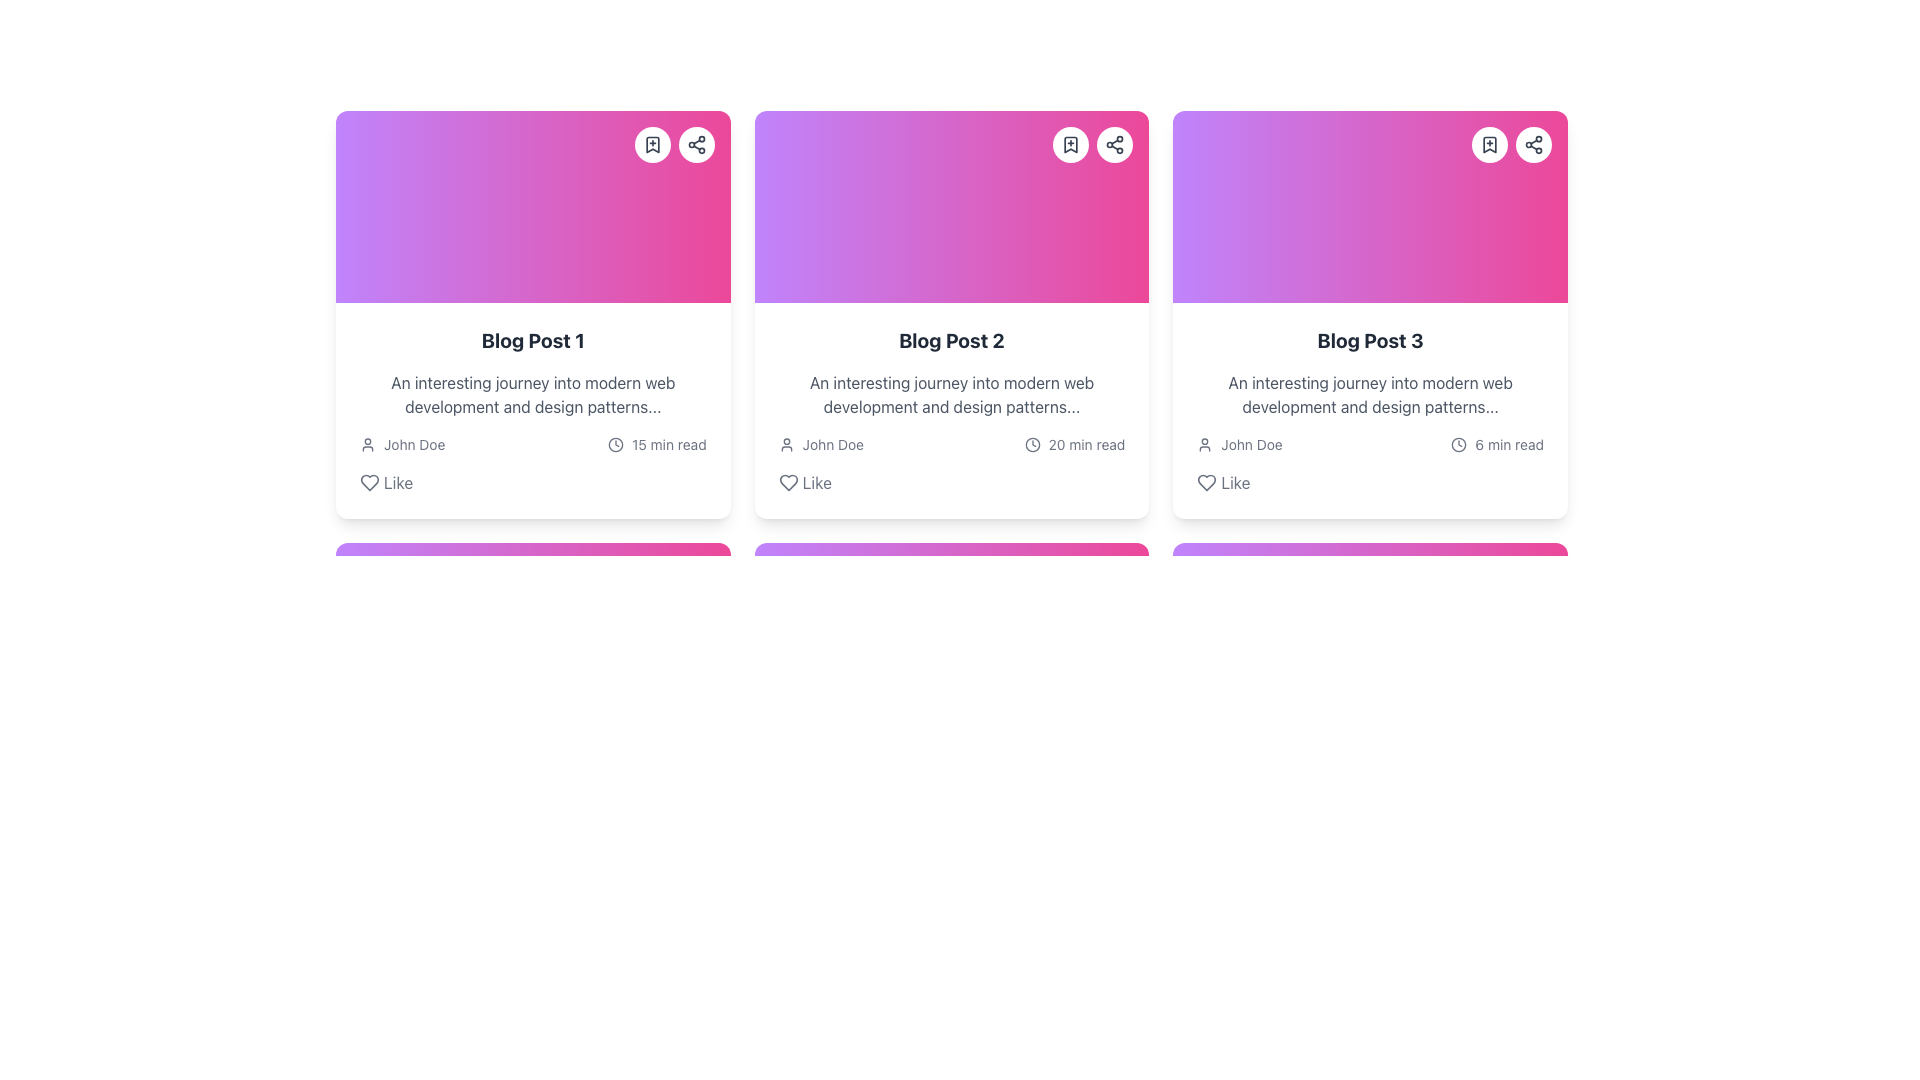 The width and height of the screenshot is (1920, 1080). What do you see at coordinates (614, 443) in the screenshot?
I see `the circular clock icon with a thin stroke located to the left of the text '15 min read' in the bottom right of the card labeled 'Blog Post 1.'` at bounding box center [614, 443].